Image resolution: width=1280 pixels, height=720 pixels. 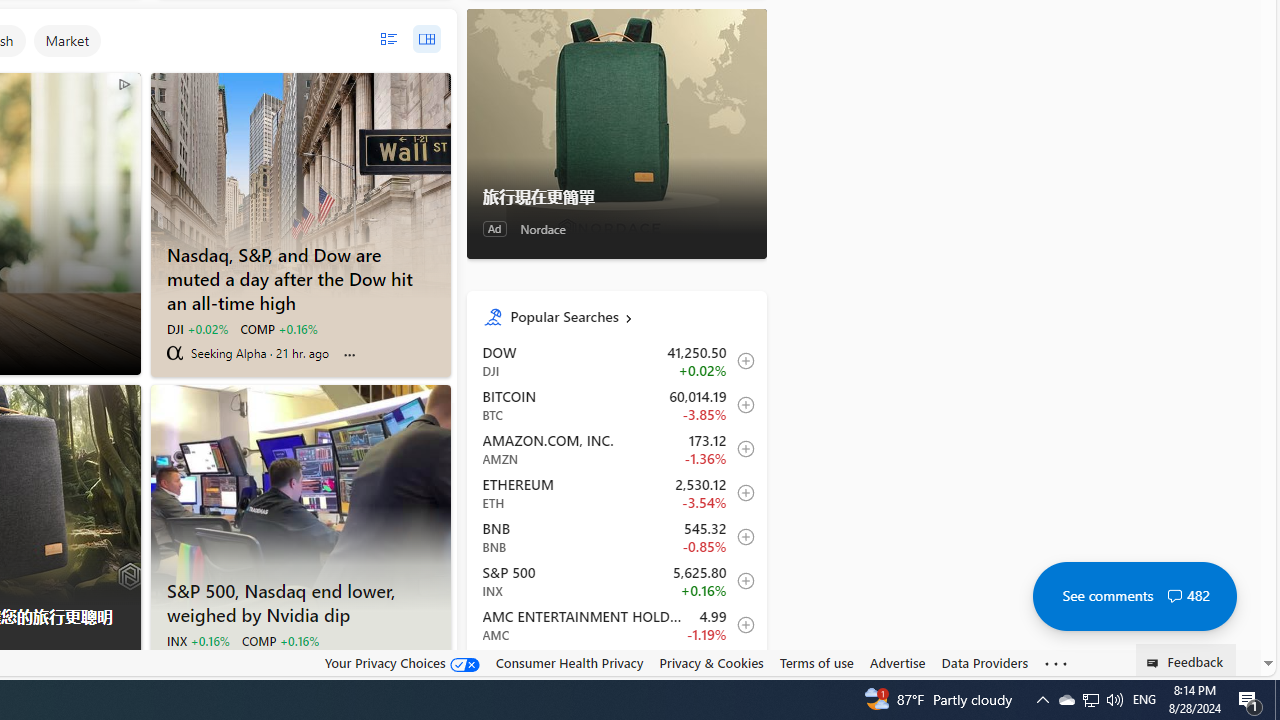 I want to click on 'Advertise', so click(x=896, y=663).